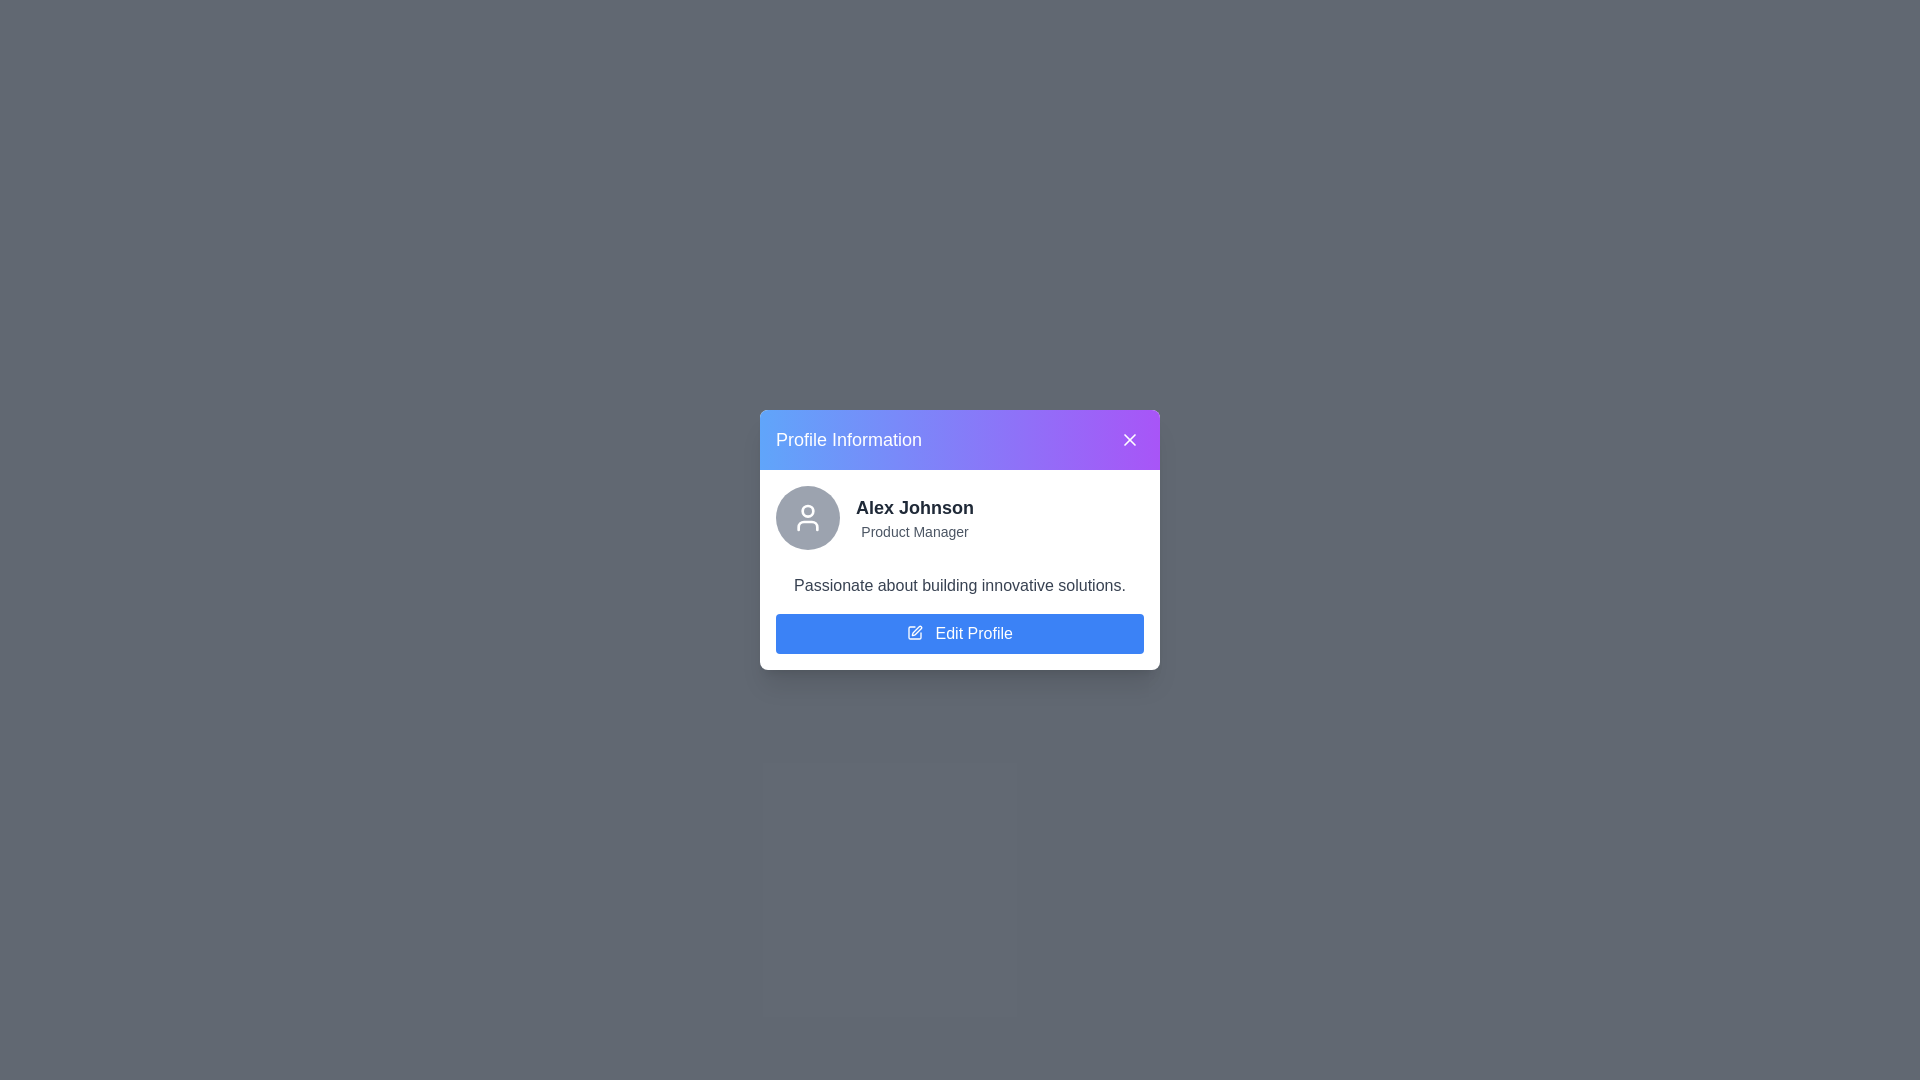 This screenshot has width=1920, height=1080. I want to click on close button in the top-right corner of the dialog, so click(1129, 438).